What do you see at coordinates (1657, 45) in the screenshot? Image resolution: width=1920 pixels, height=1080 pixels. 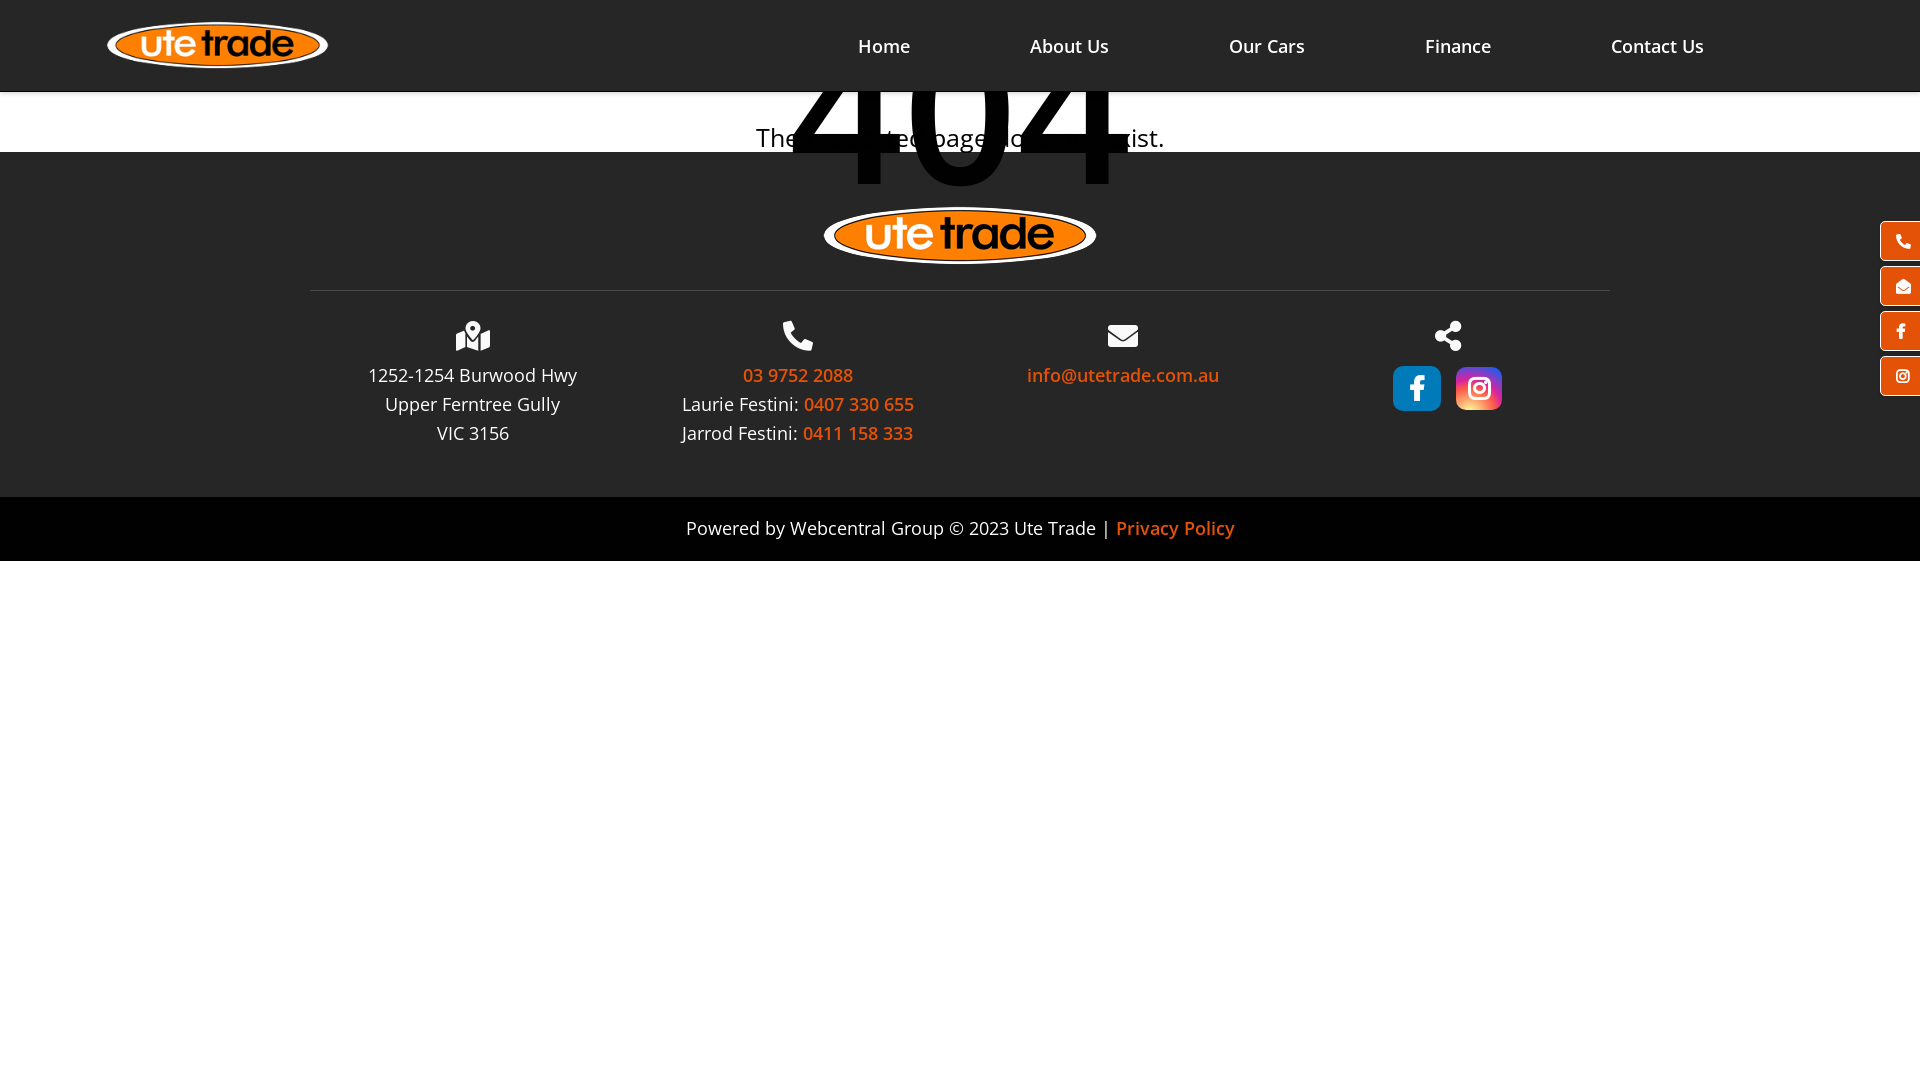 I see `'Contact Us'` at bounding box center [1657, 45].